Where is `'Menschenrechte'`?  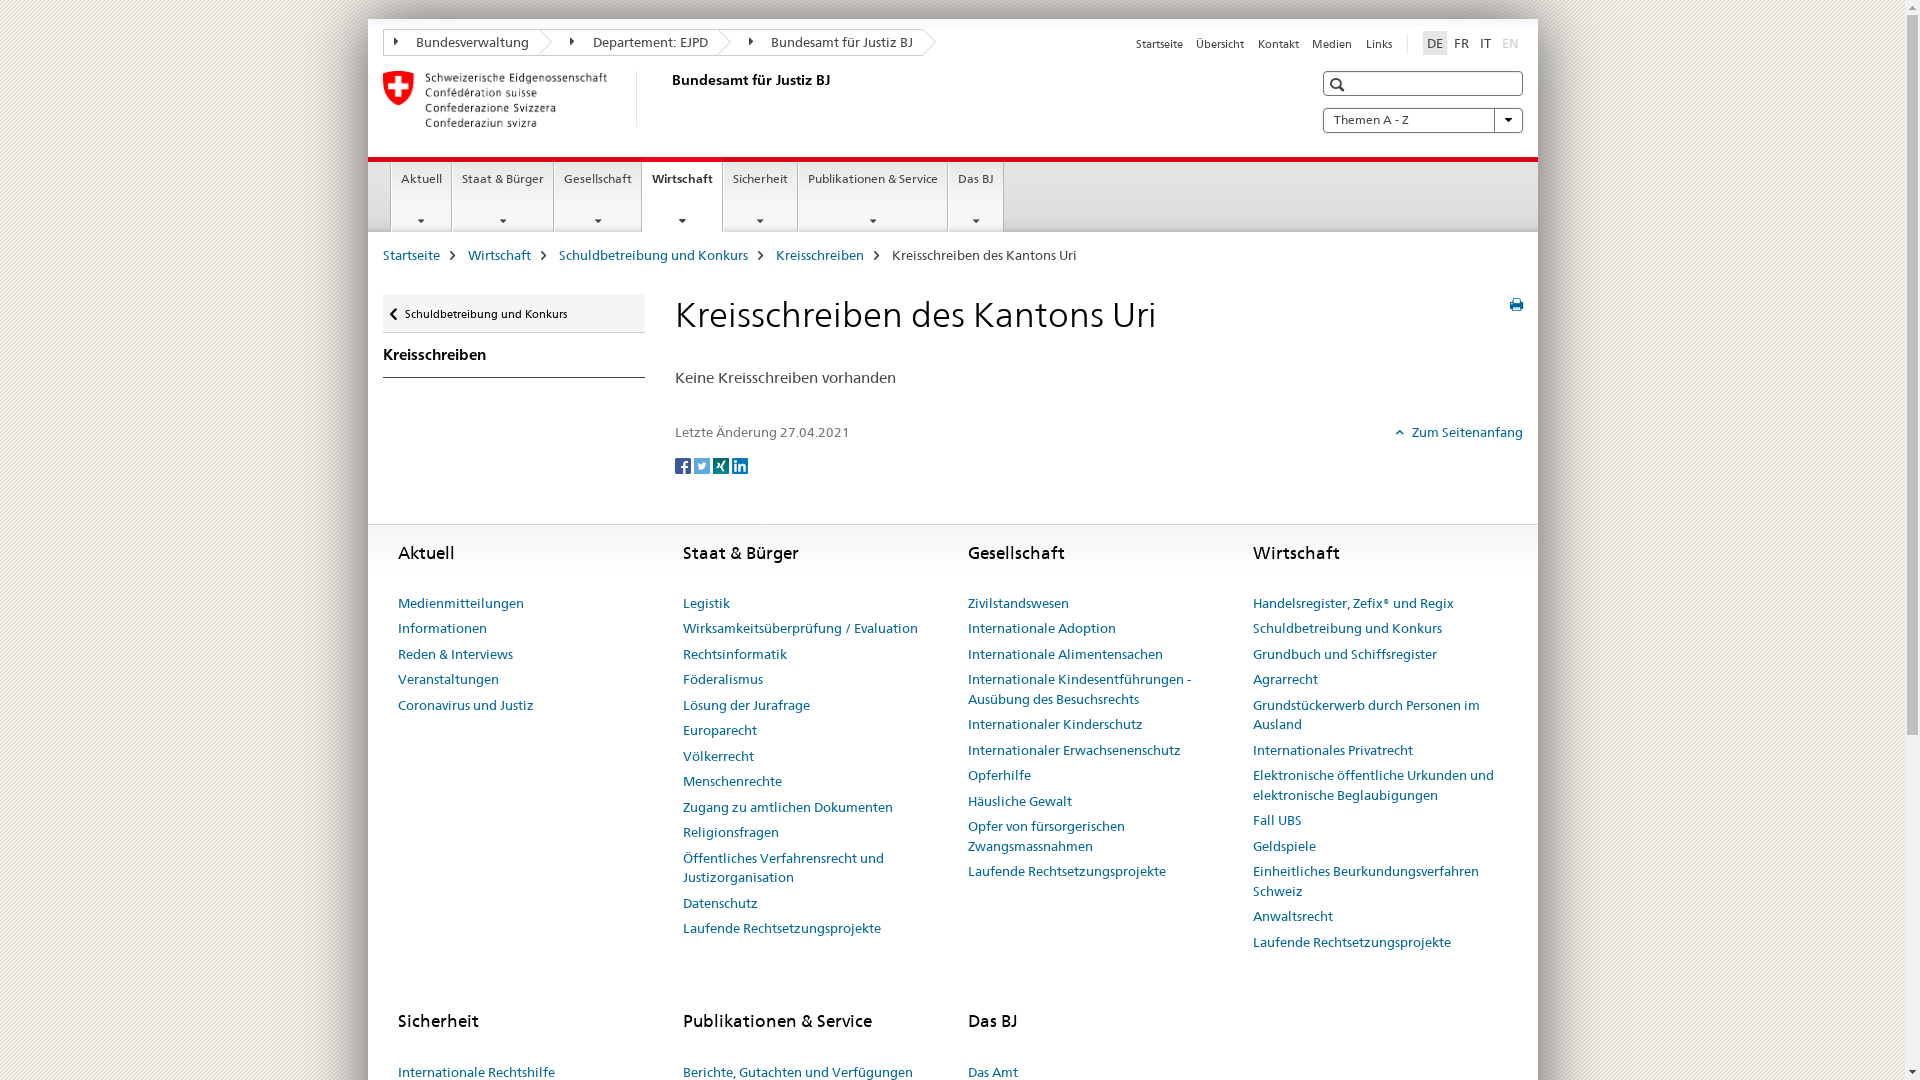
'Menschenrechte' is located at coordinates (730, 781).